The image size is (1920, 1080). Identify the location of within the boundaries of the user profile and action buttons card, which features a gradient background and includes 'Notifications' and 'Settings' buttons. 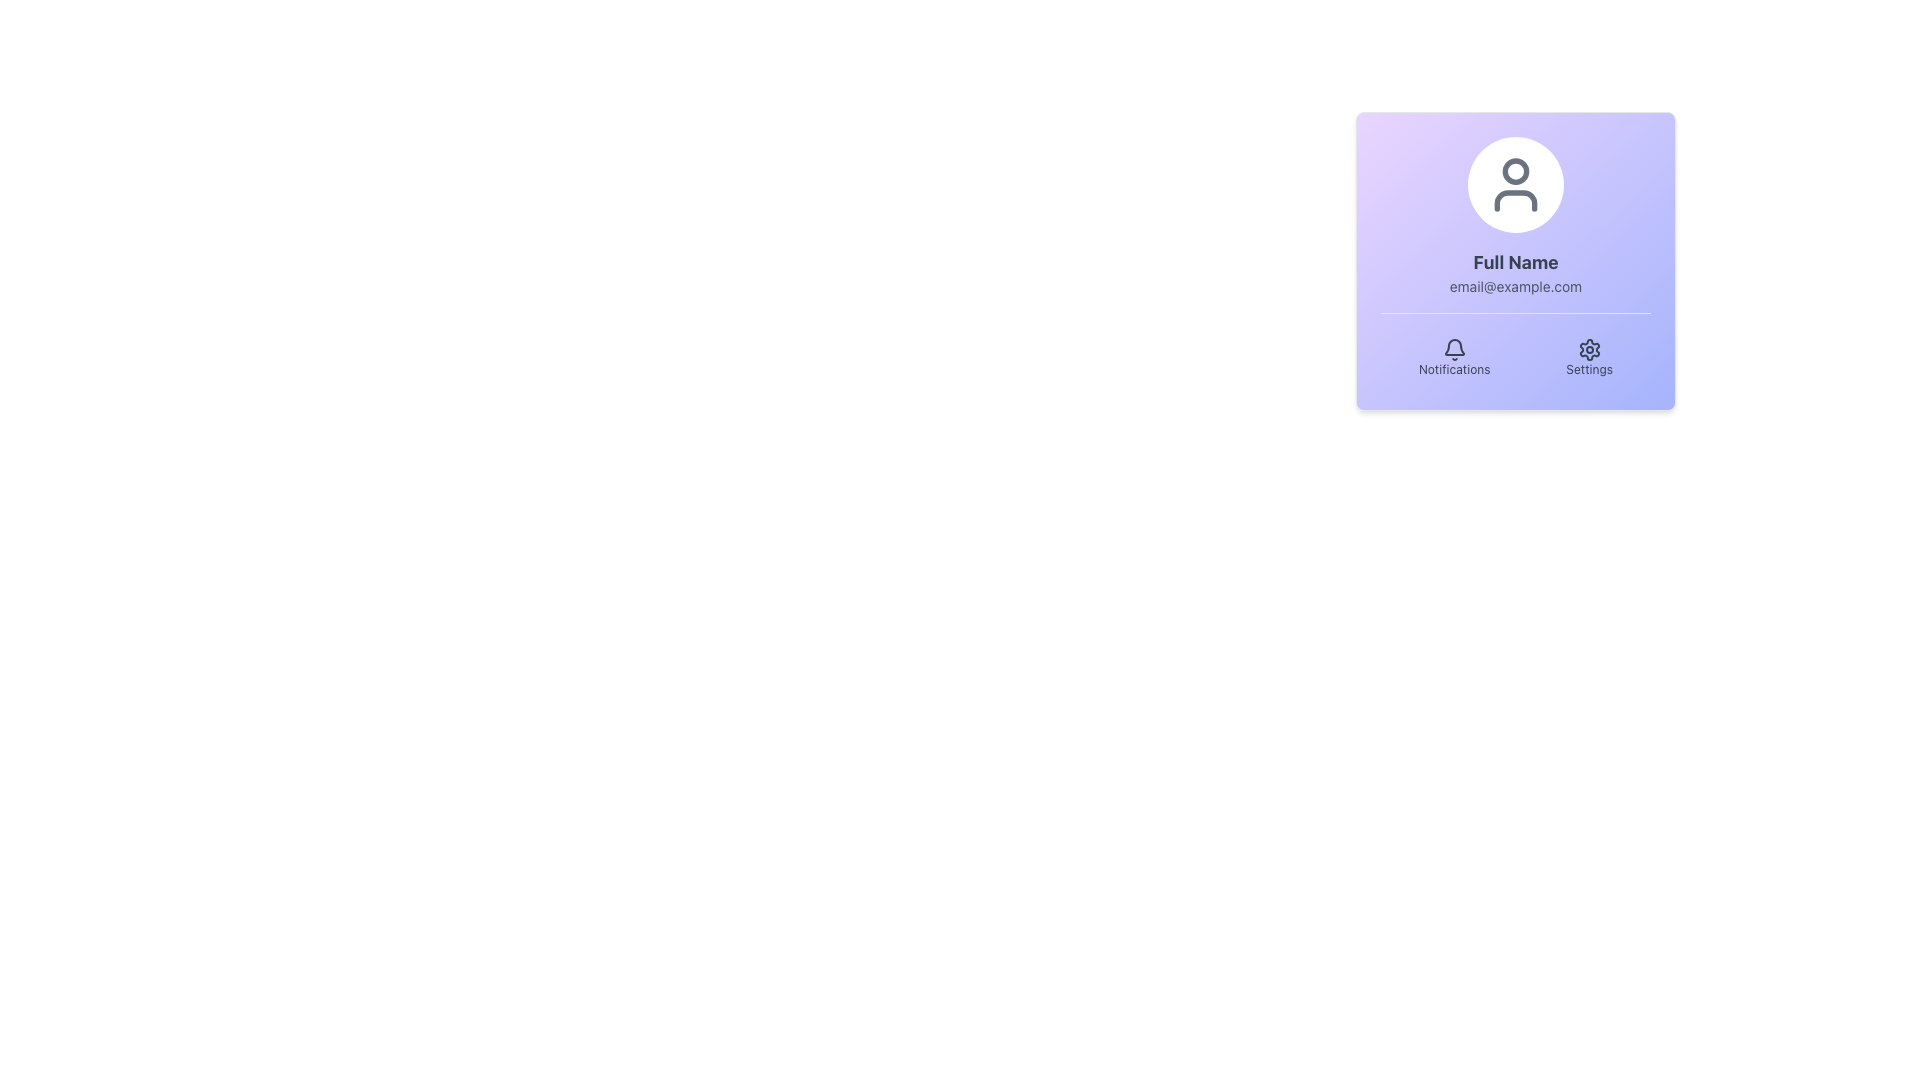
(1516, 260).